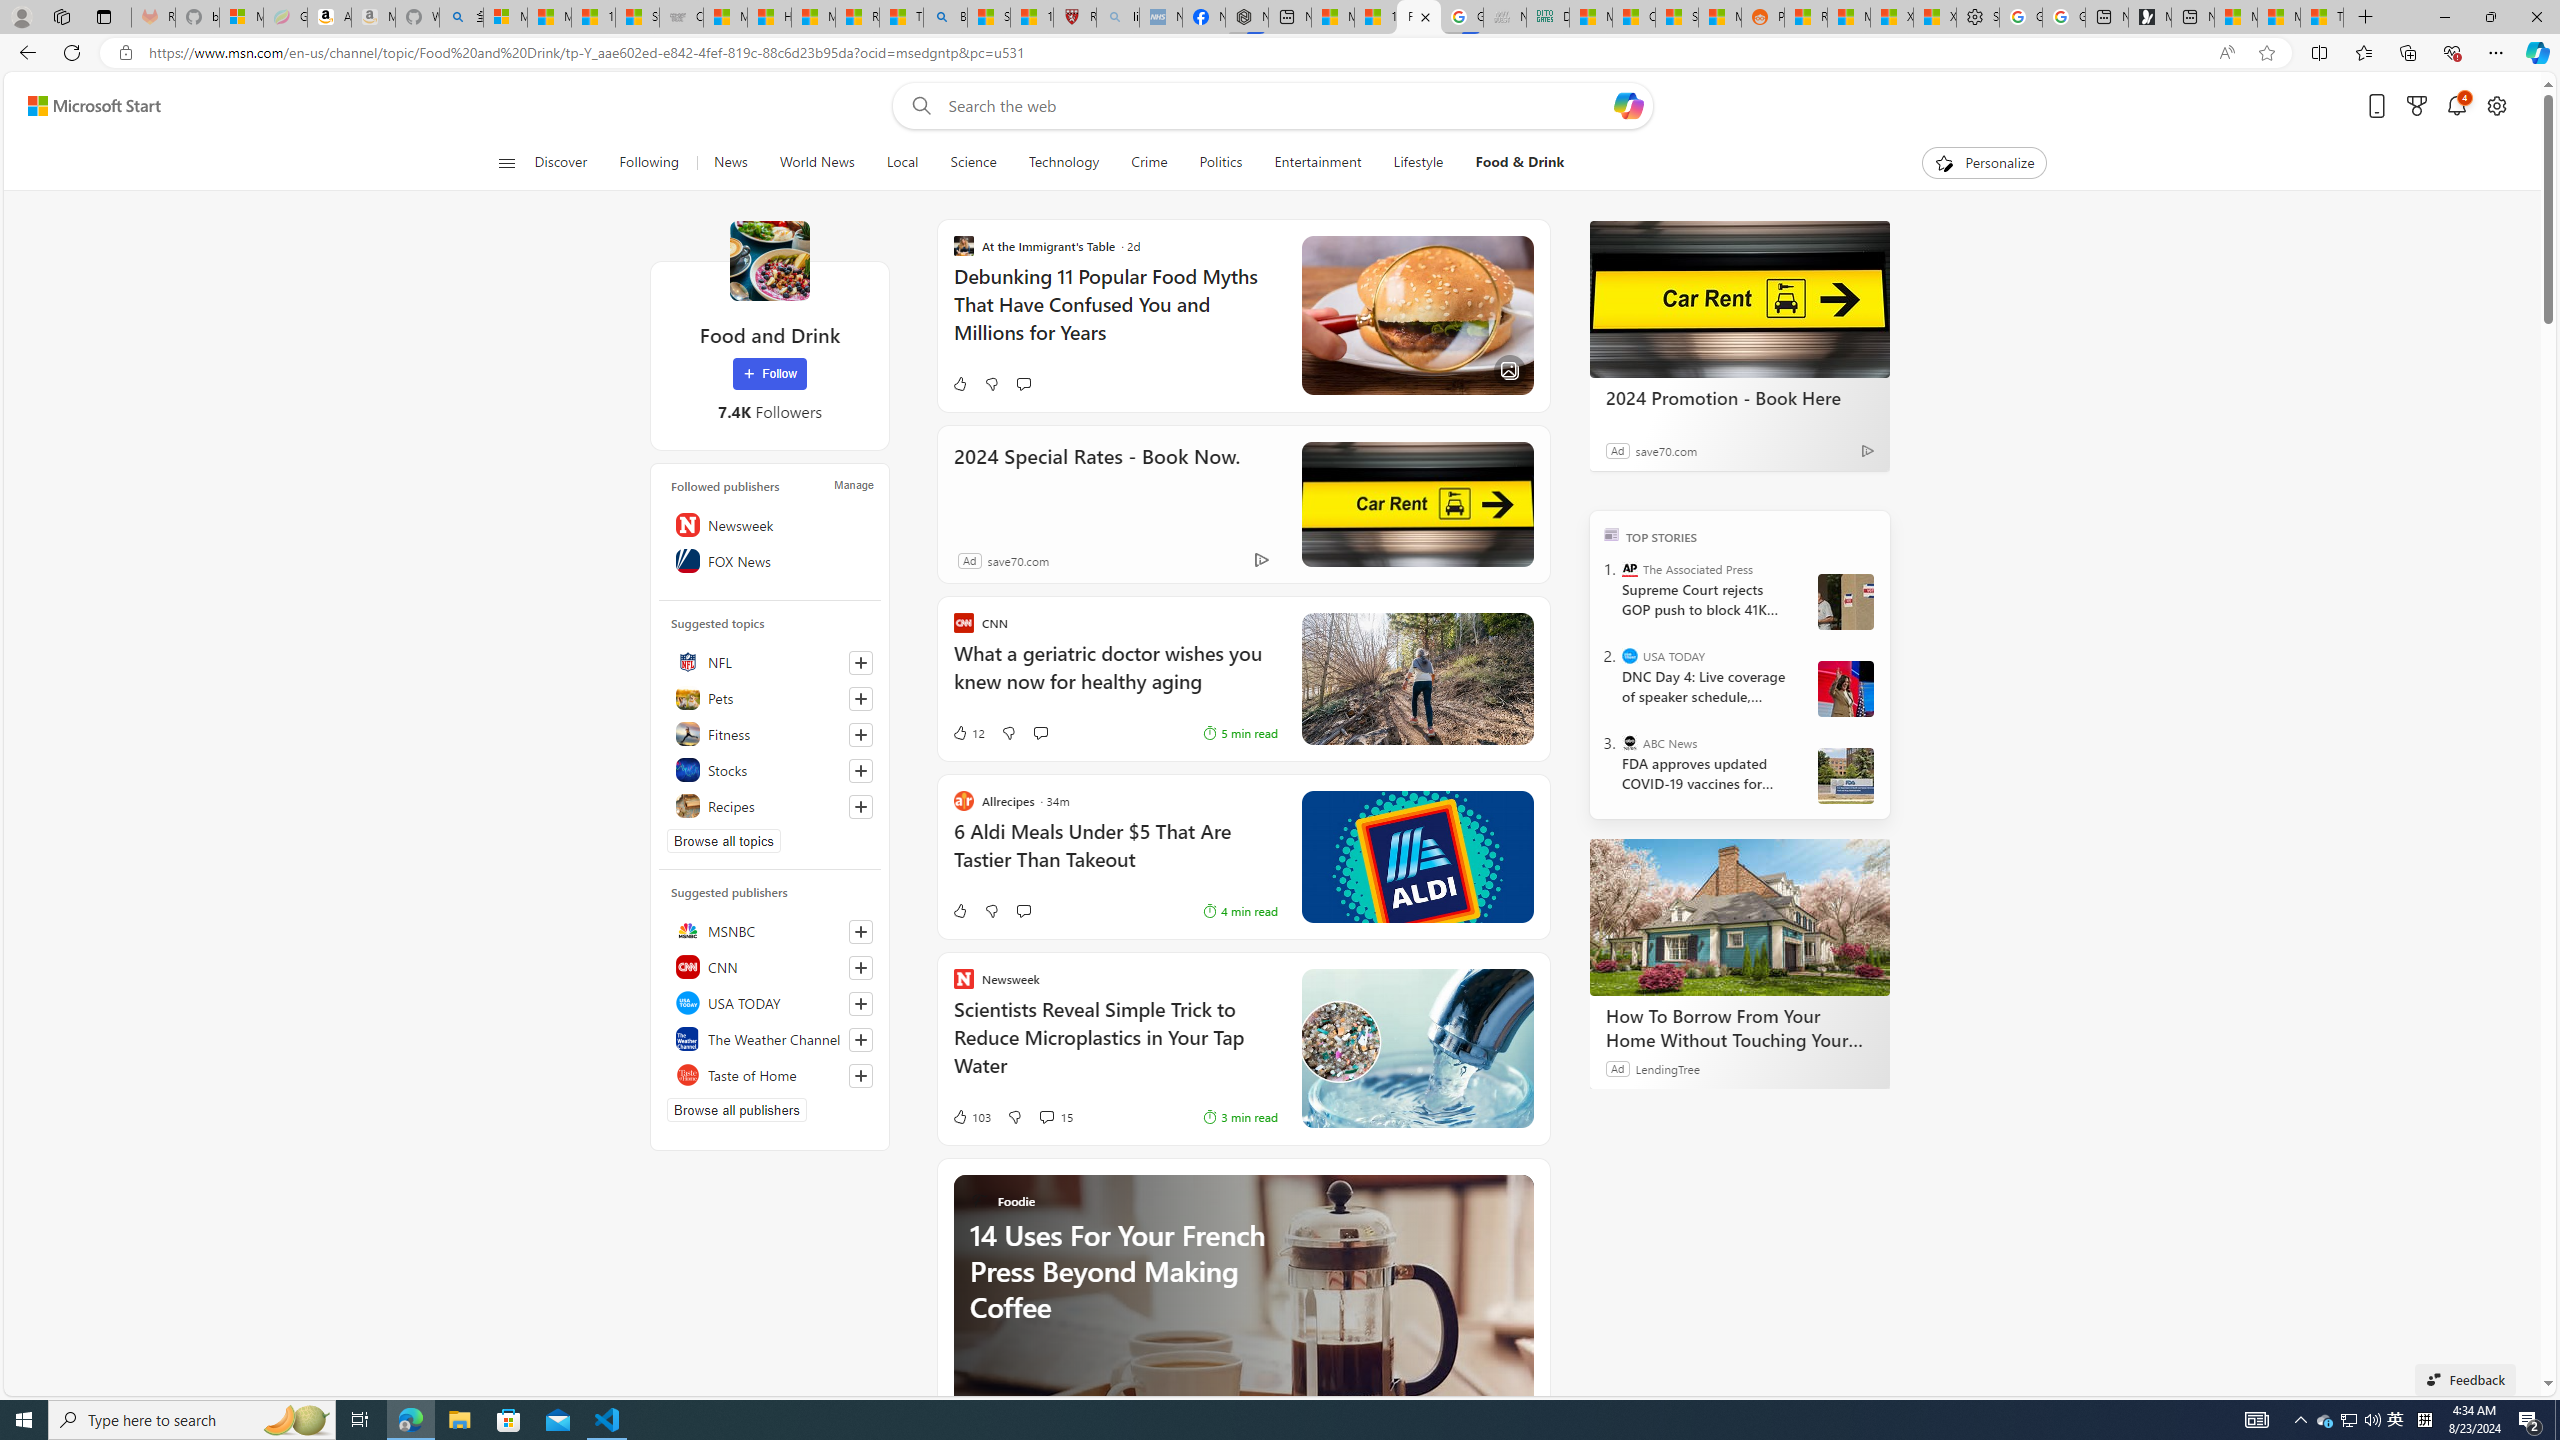  I want to click on 'FOX News', so click(770, 559).